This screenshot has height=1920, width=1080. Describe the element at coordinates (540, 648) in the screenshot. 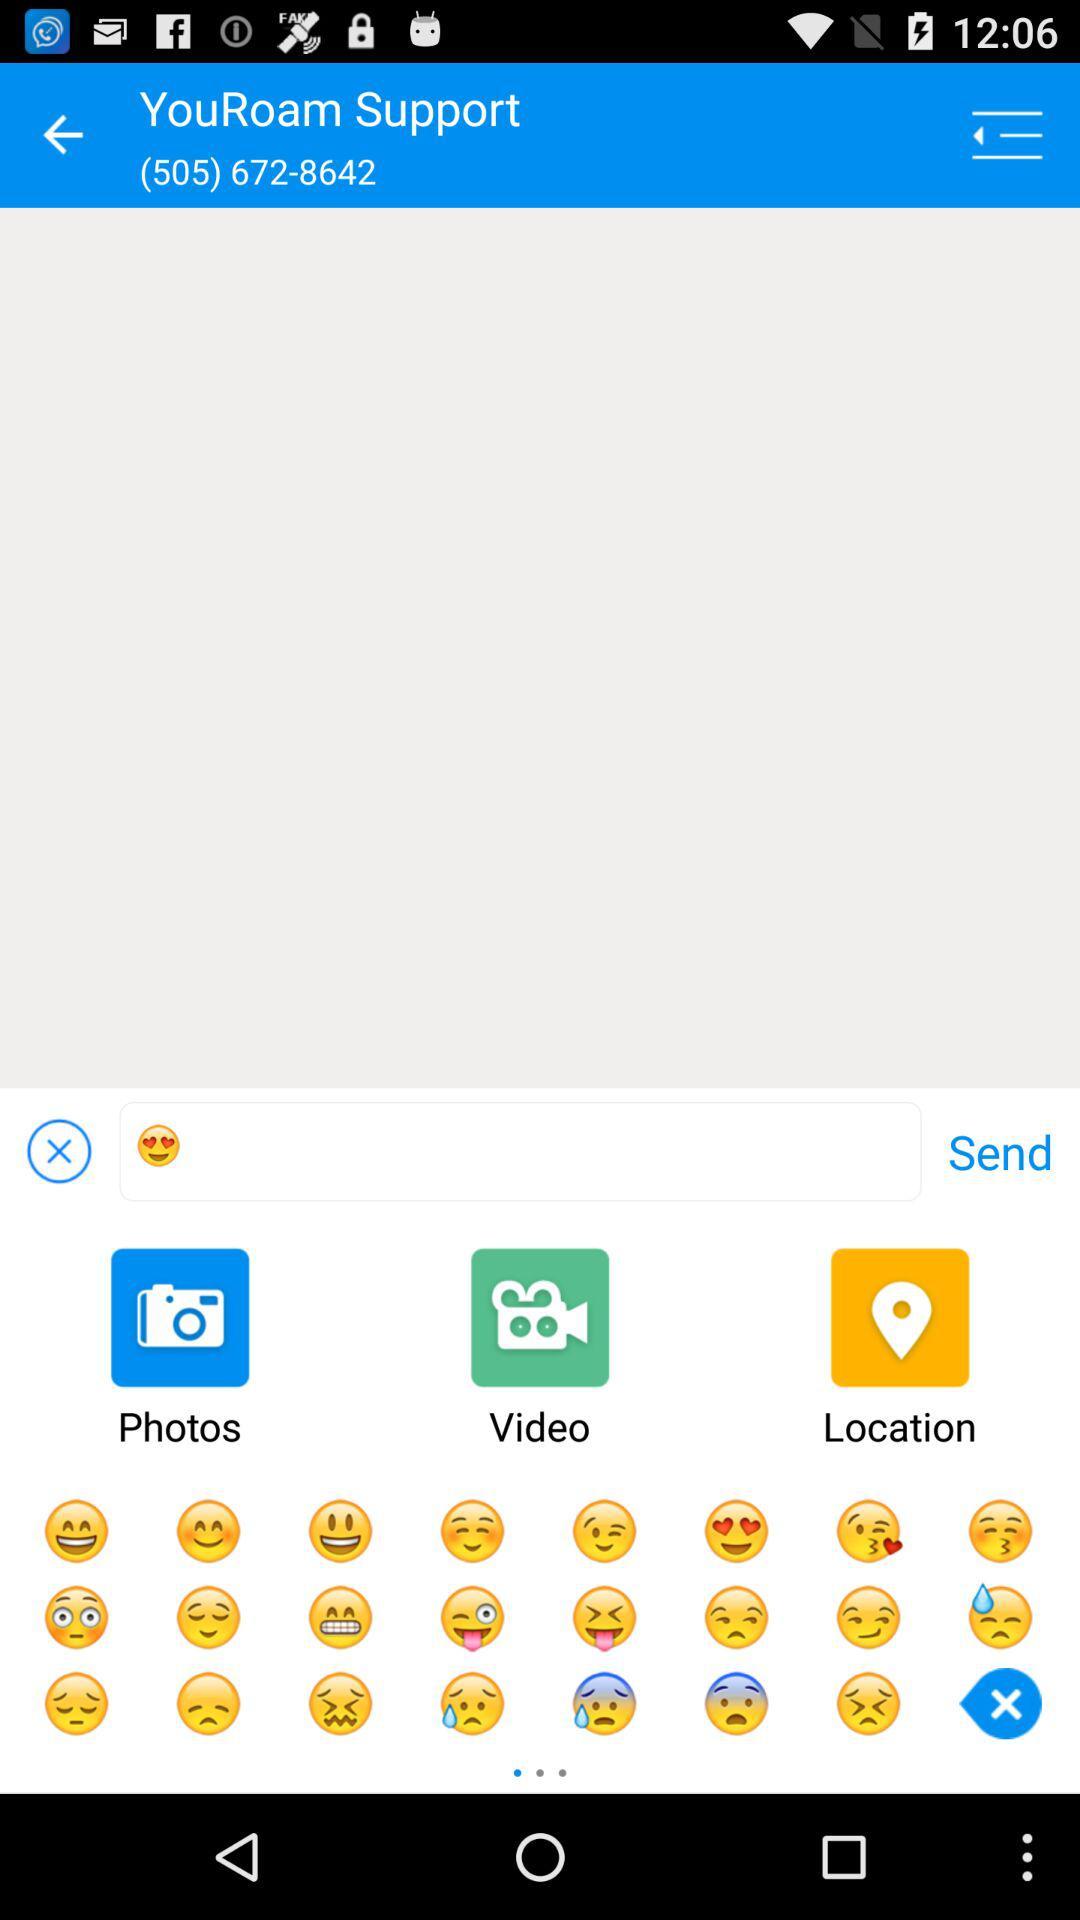

I see `the icon above send app` at that location.